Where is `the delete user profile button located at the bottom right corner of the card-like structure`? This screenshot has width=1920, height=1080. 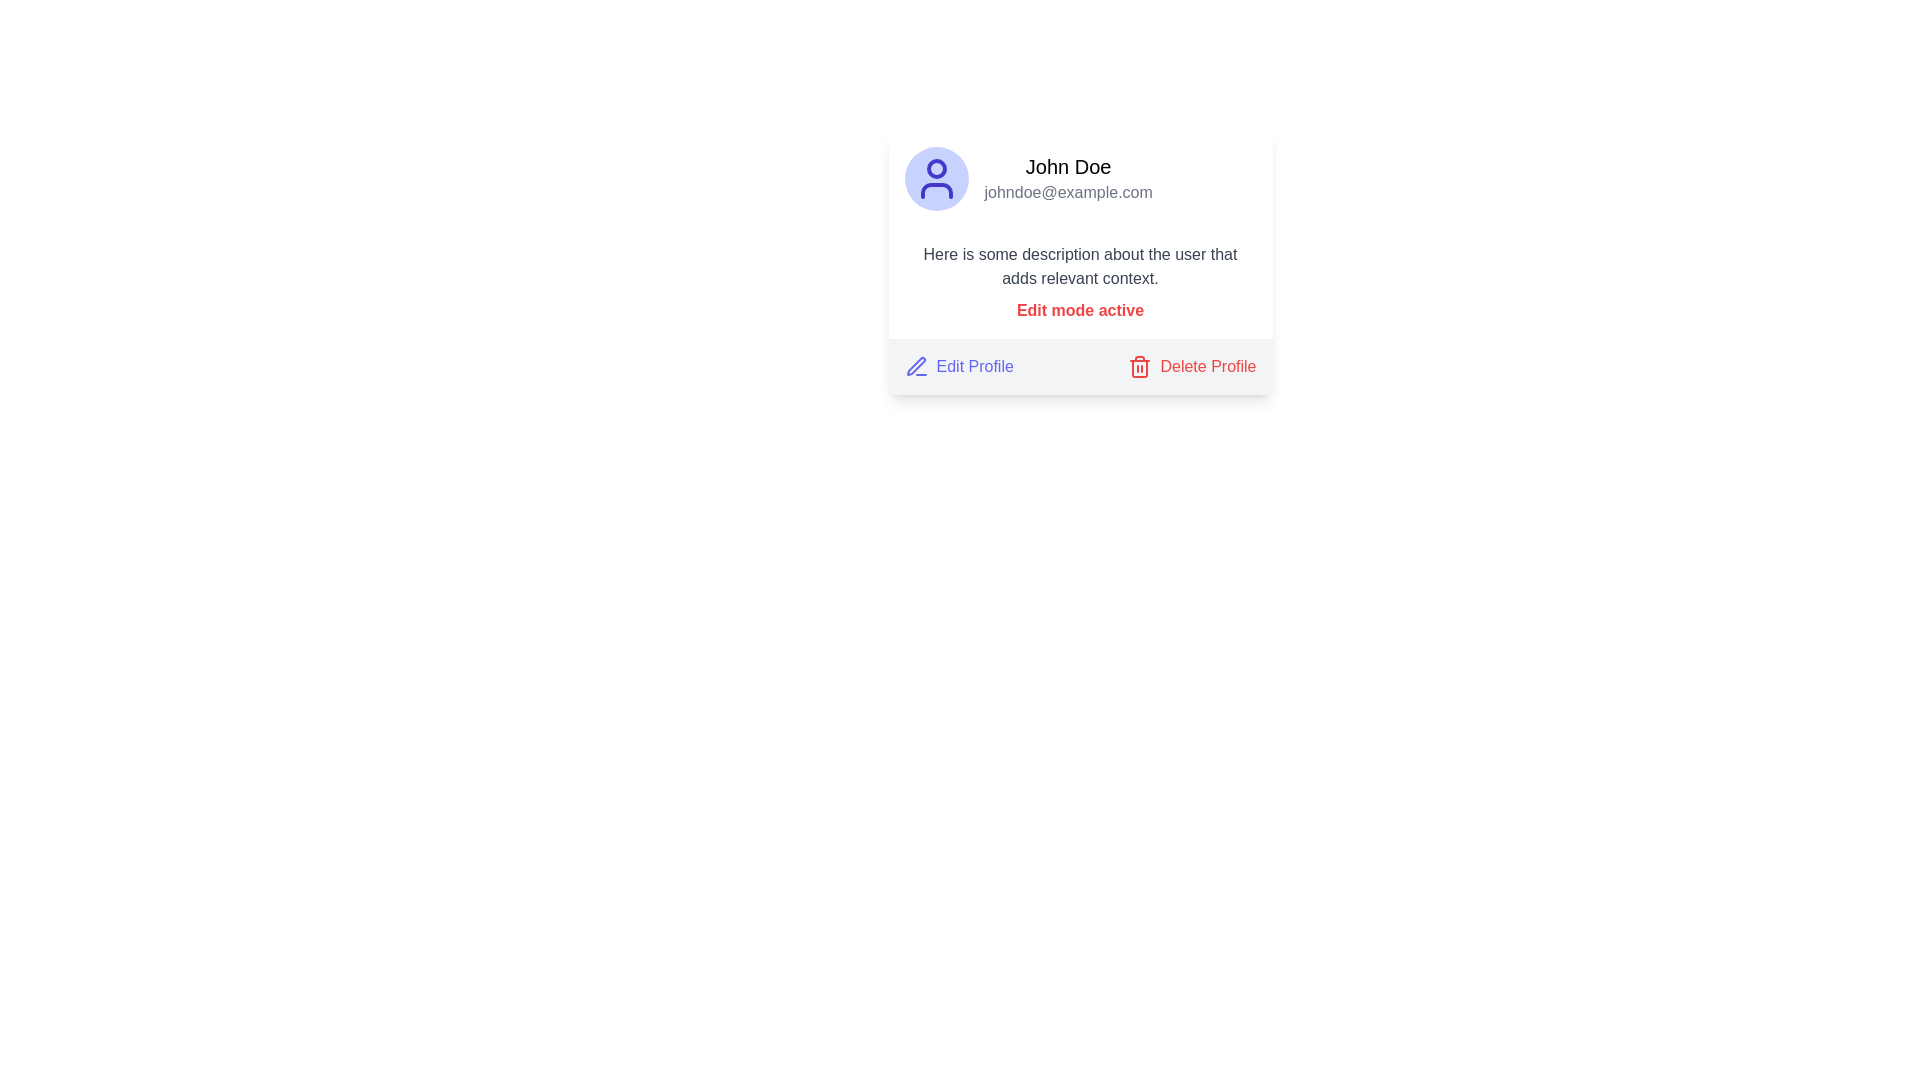
the delete user profile button located at the bottom right corner of the card-like structure is located at coordinates (1192, 366).